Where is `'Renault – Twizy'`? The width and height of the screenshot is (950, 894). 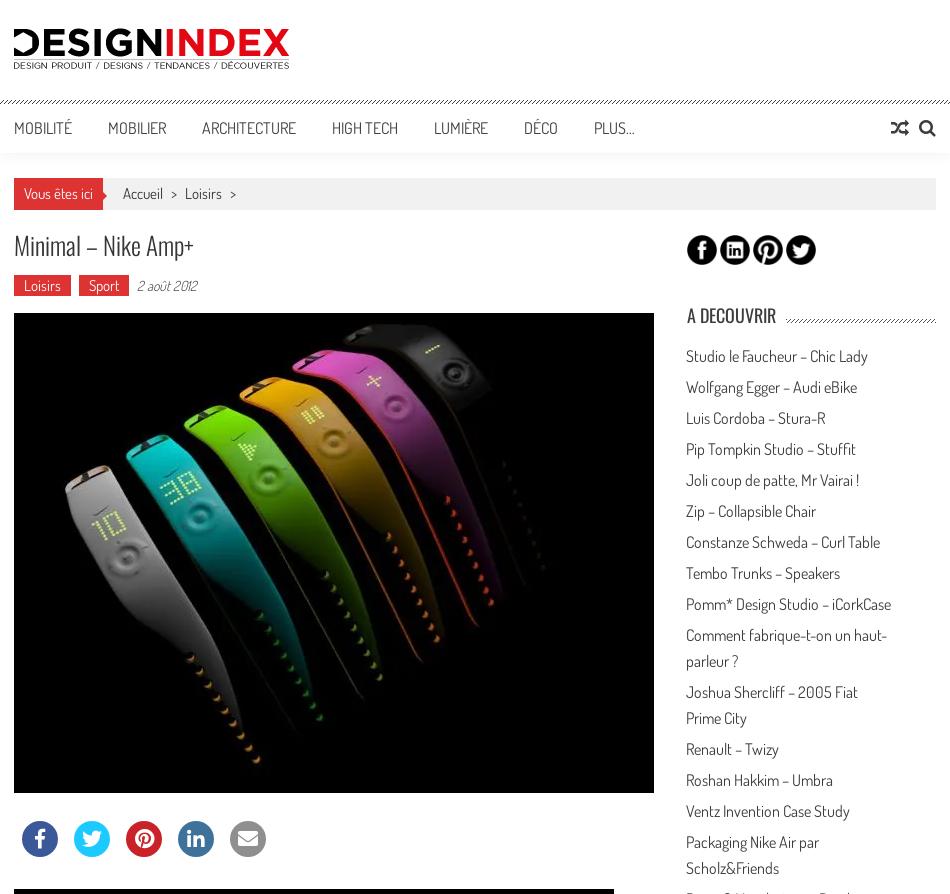 'Renault – Twizy' is located at coordinates (730, 747).